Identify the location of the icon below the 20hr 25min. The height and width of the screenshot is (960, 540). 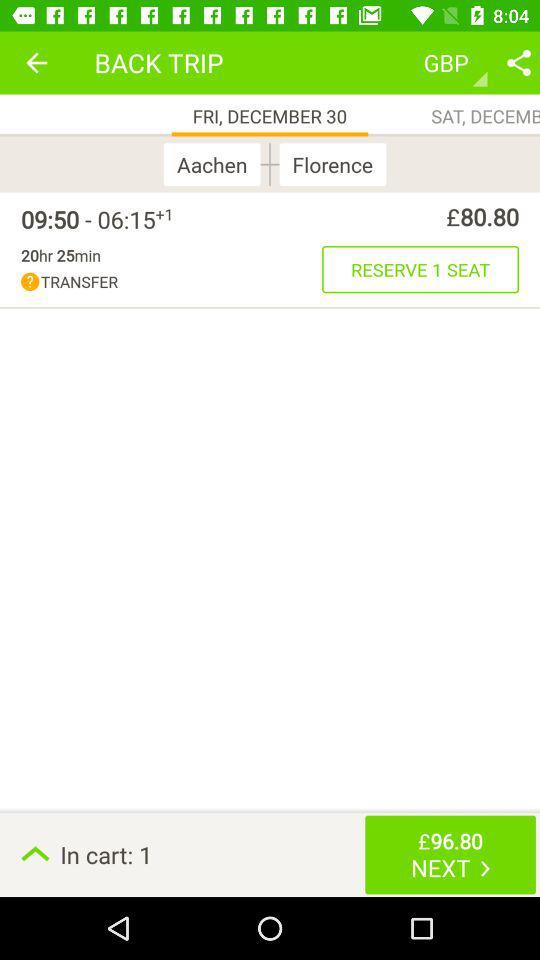
(171, 281).